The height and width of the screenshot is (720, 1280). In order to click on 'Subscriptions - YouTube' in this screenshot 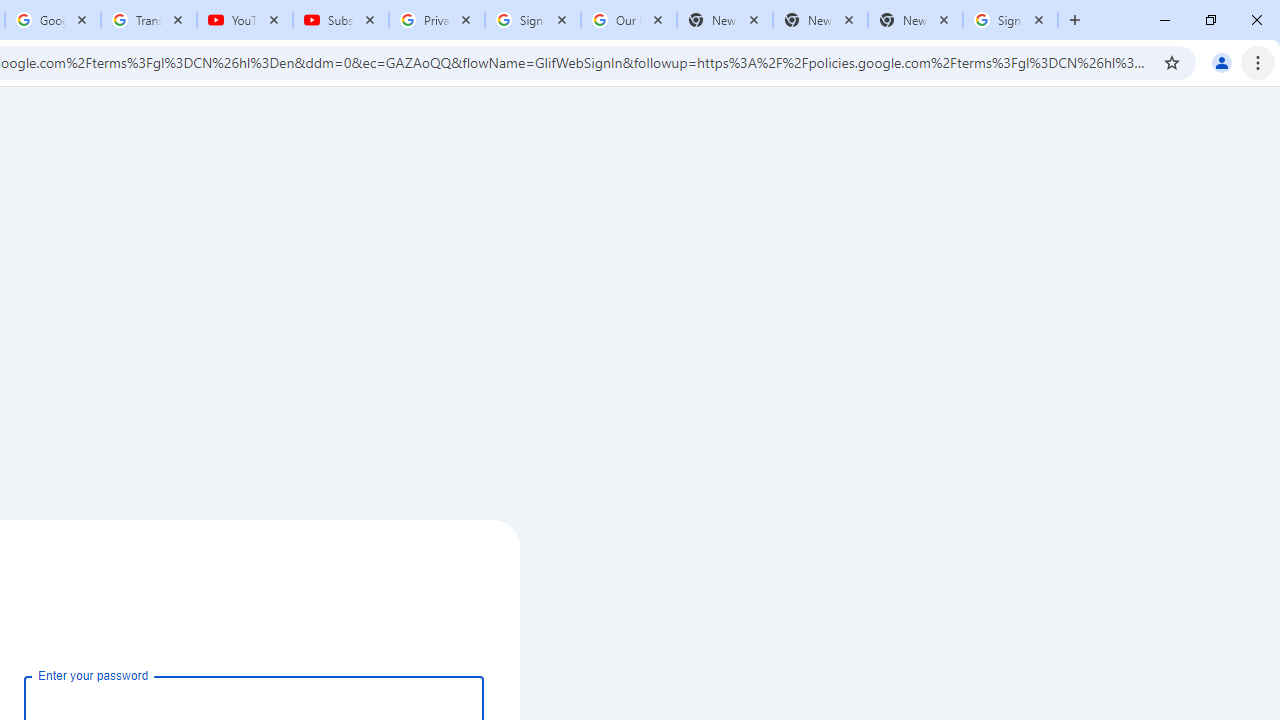, I will do `click(341, 20)`.